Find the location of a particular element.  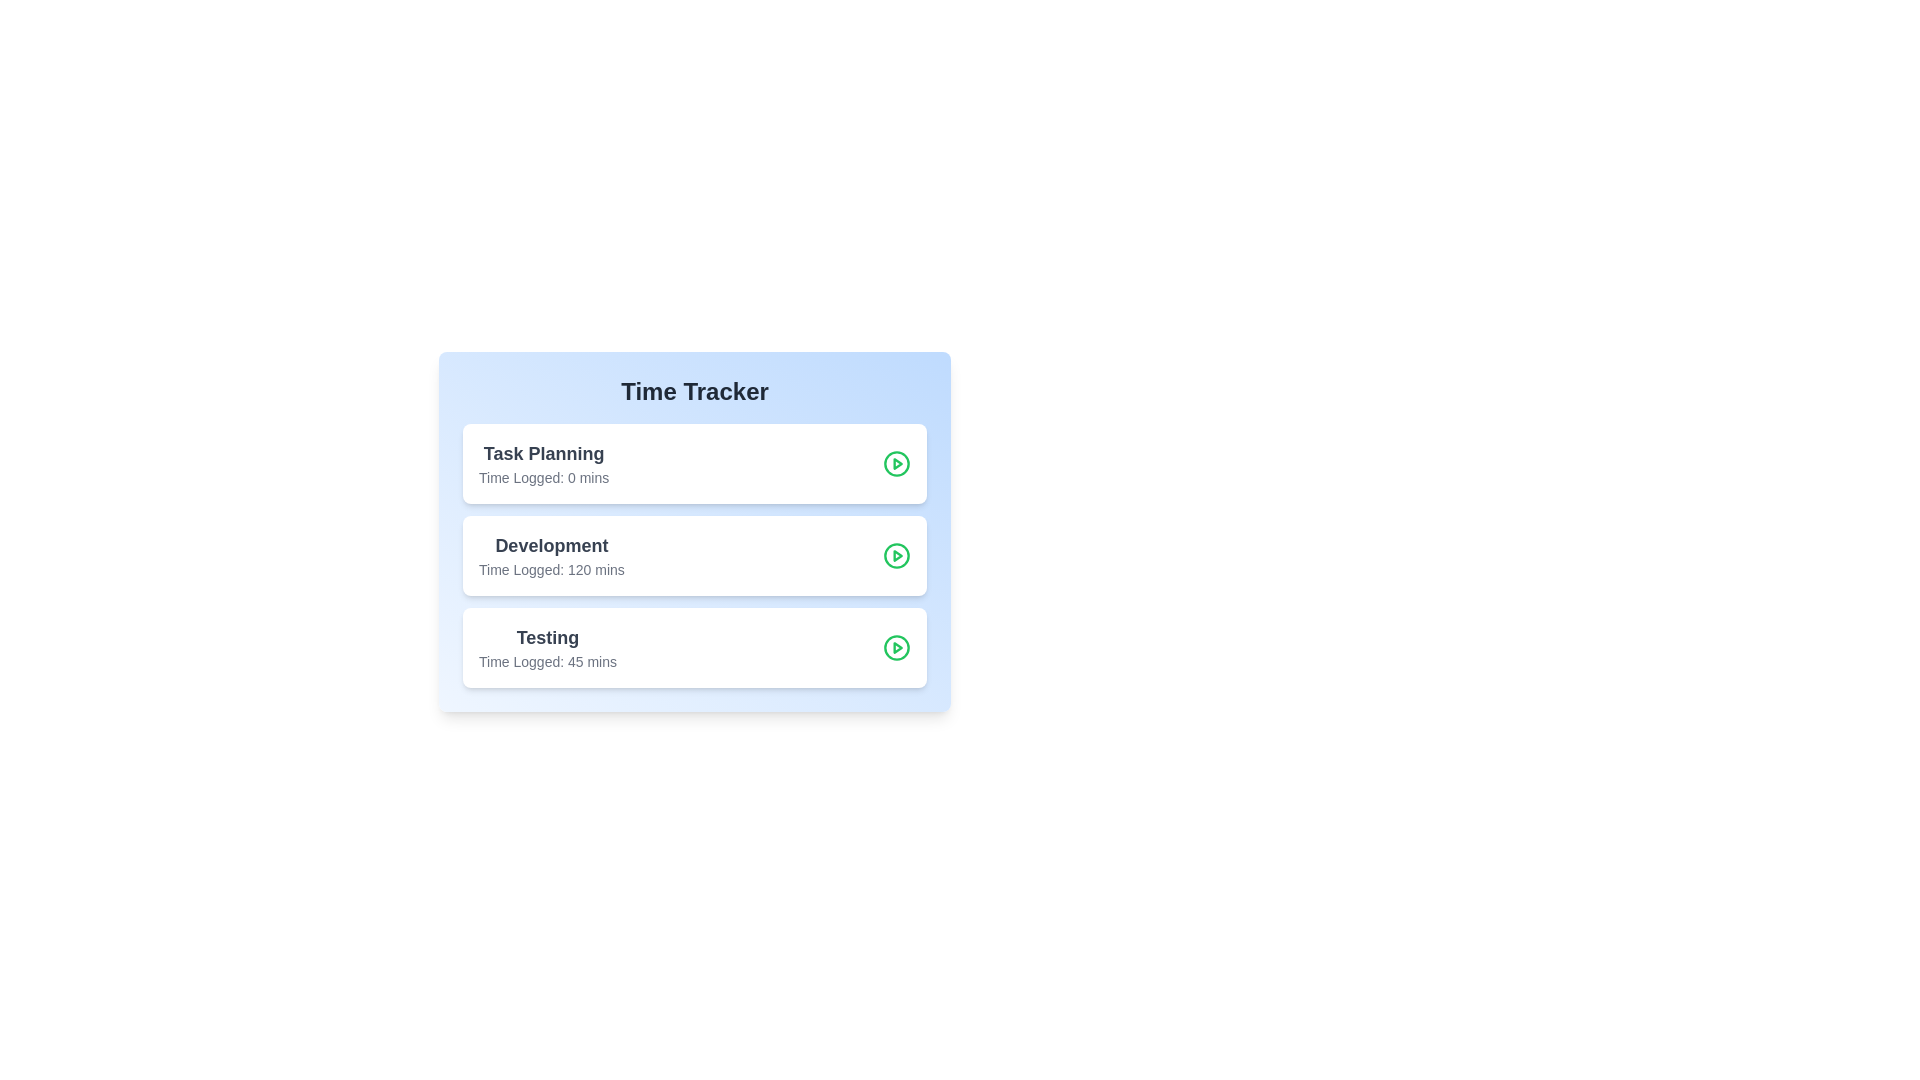

the task titled Testing to observe any hover-based UI changes is located at coordinates (547, 648).